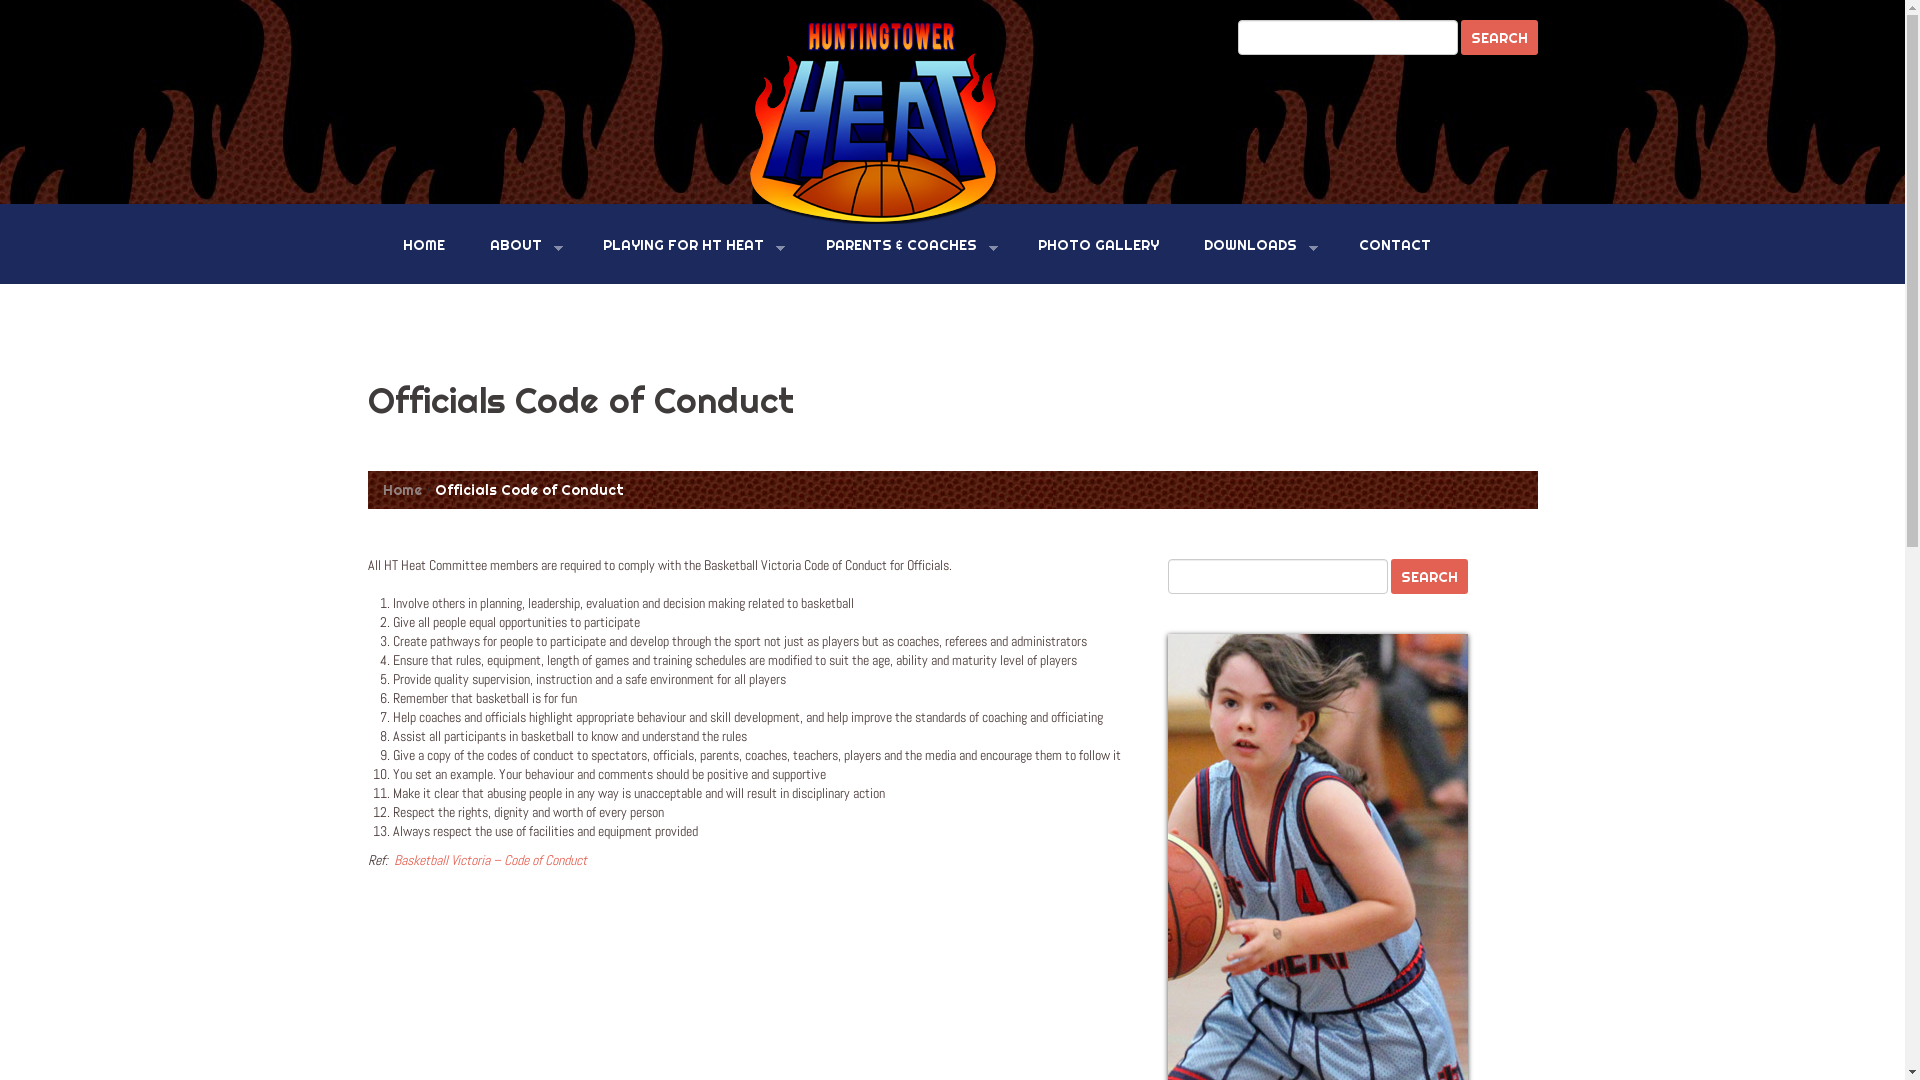  I want to click on 'search', so click(1459, 37).